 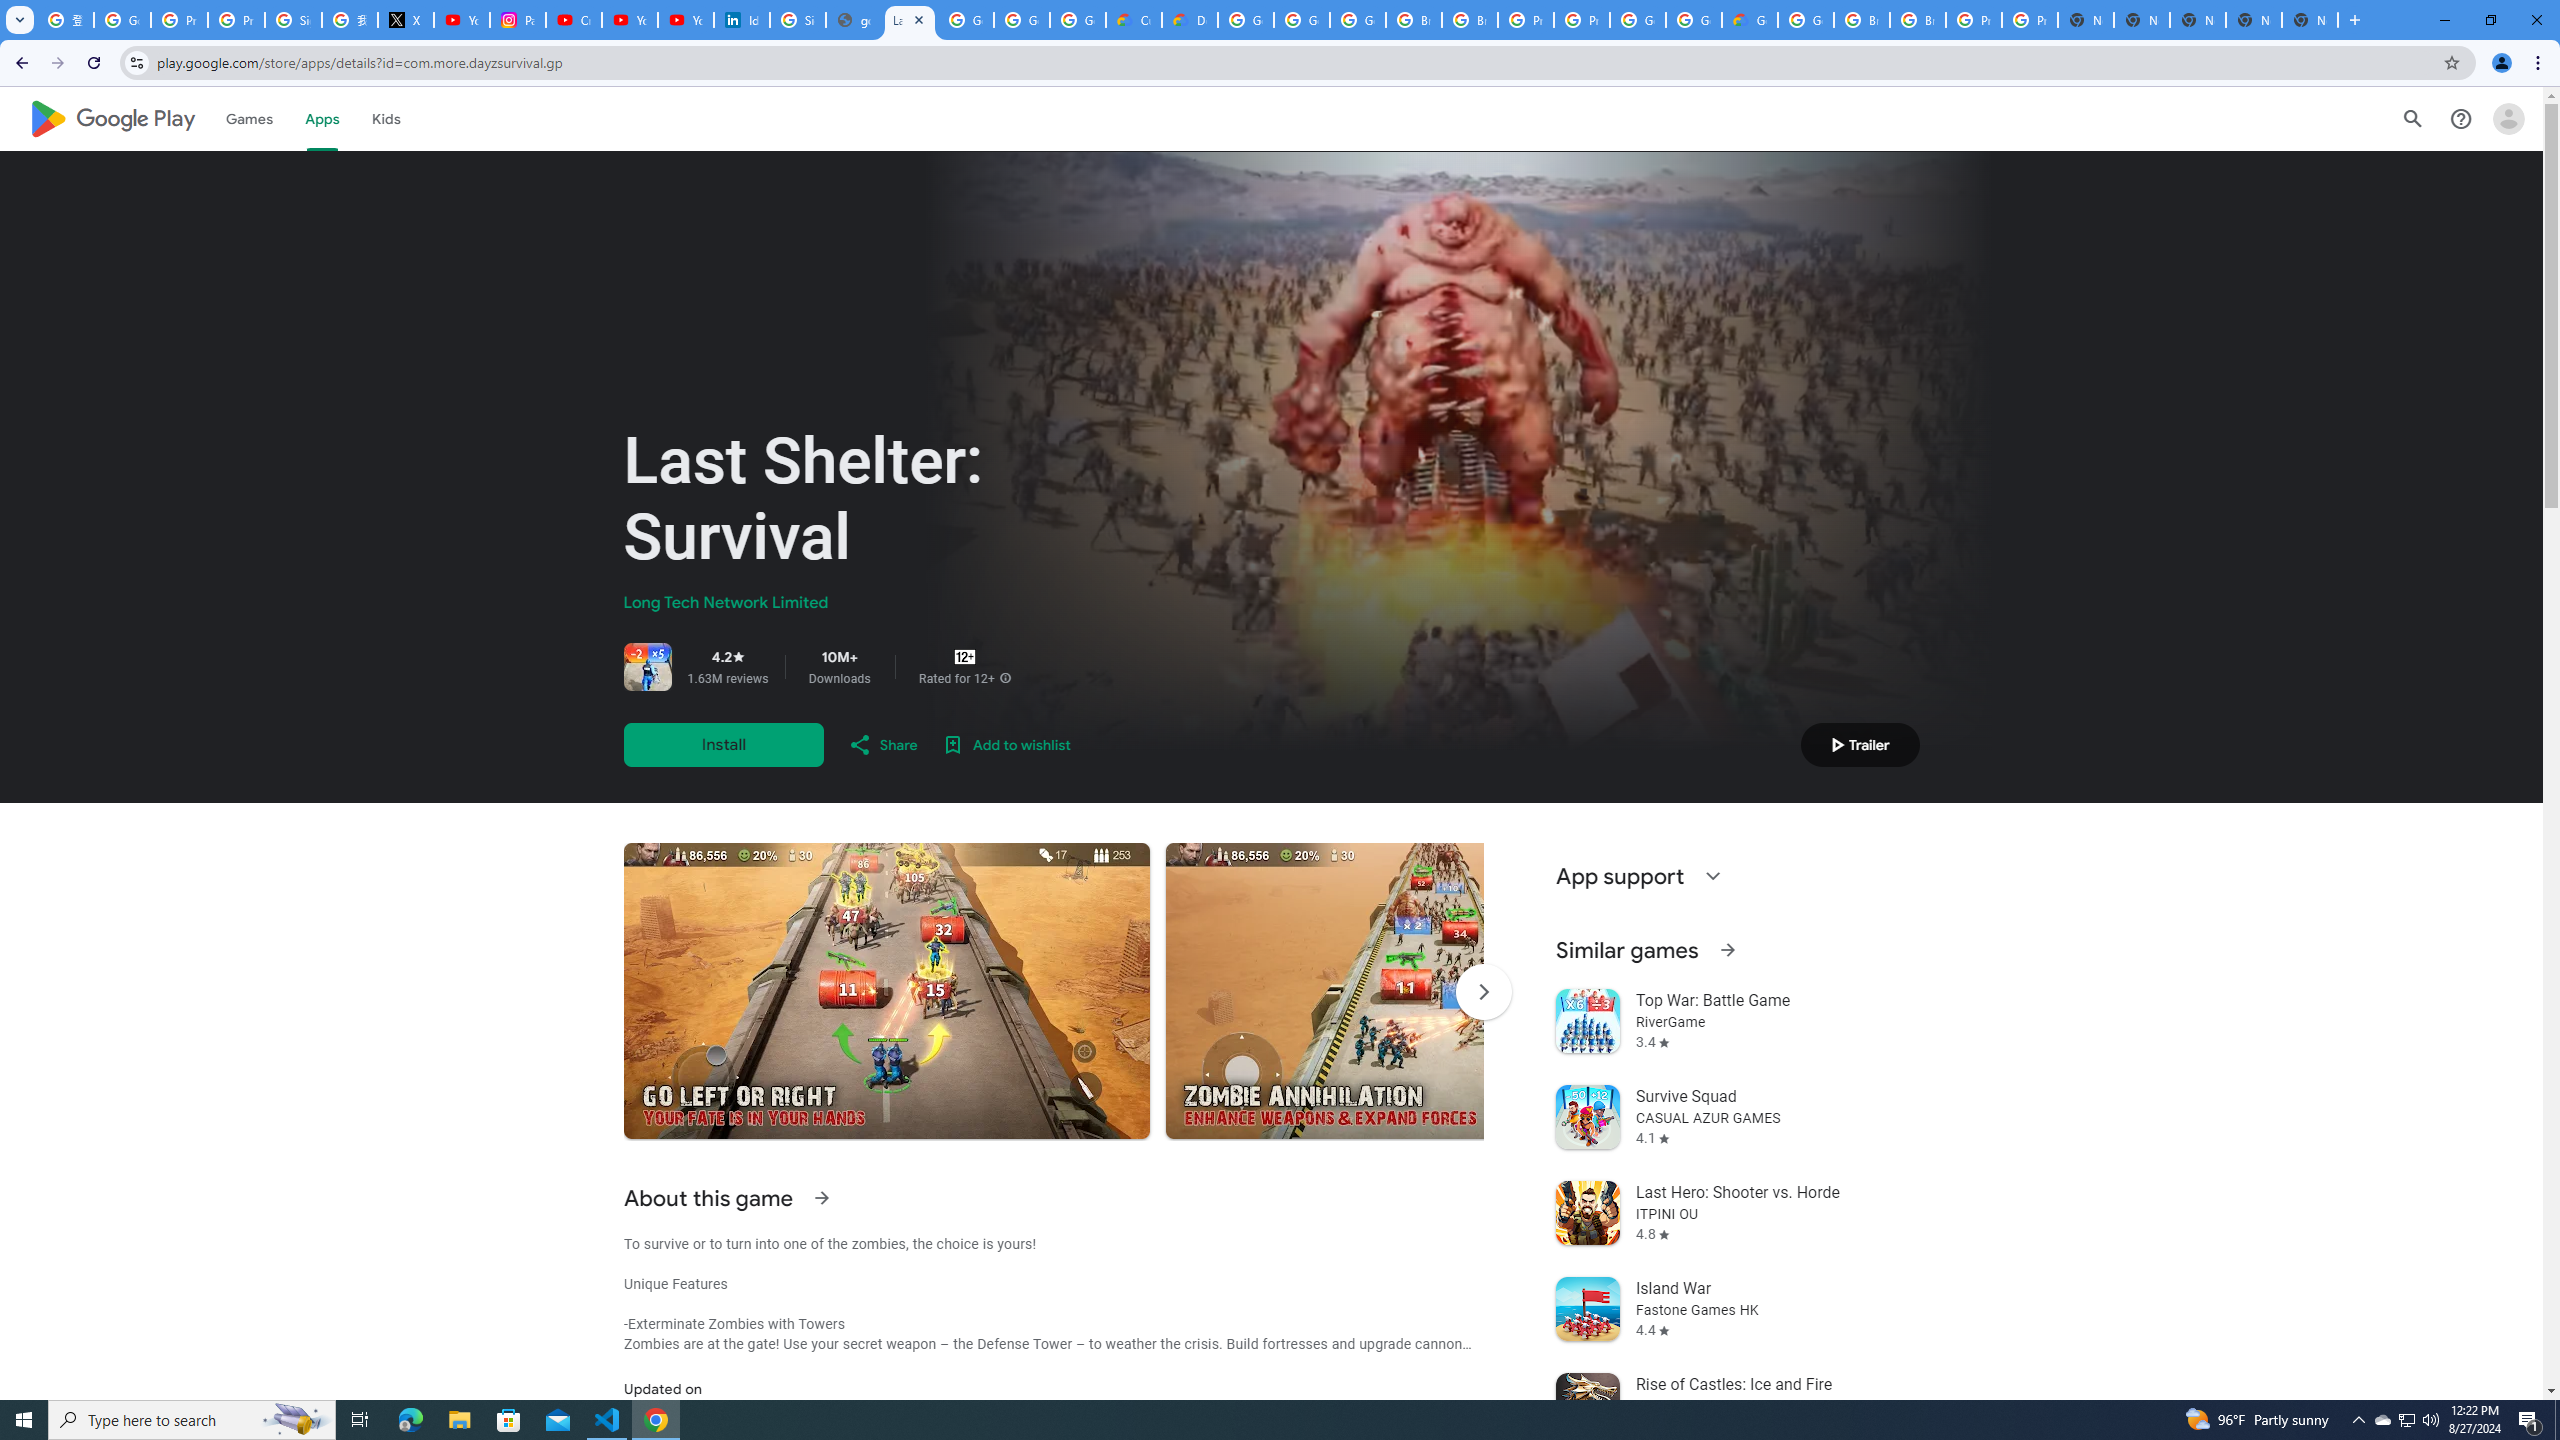 I want to click on 'Privacy Help Center - Policies Help', so click(x=236, y=19).